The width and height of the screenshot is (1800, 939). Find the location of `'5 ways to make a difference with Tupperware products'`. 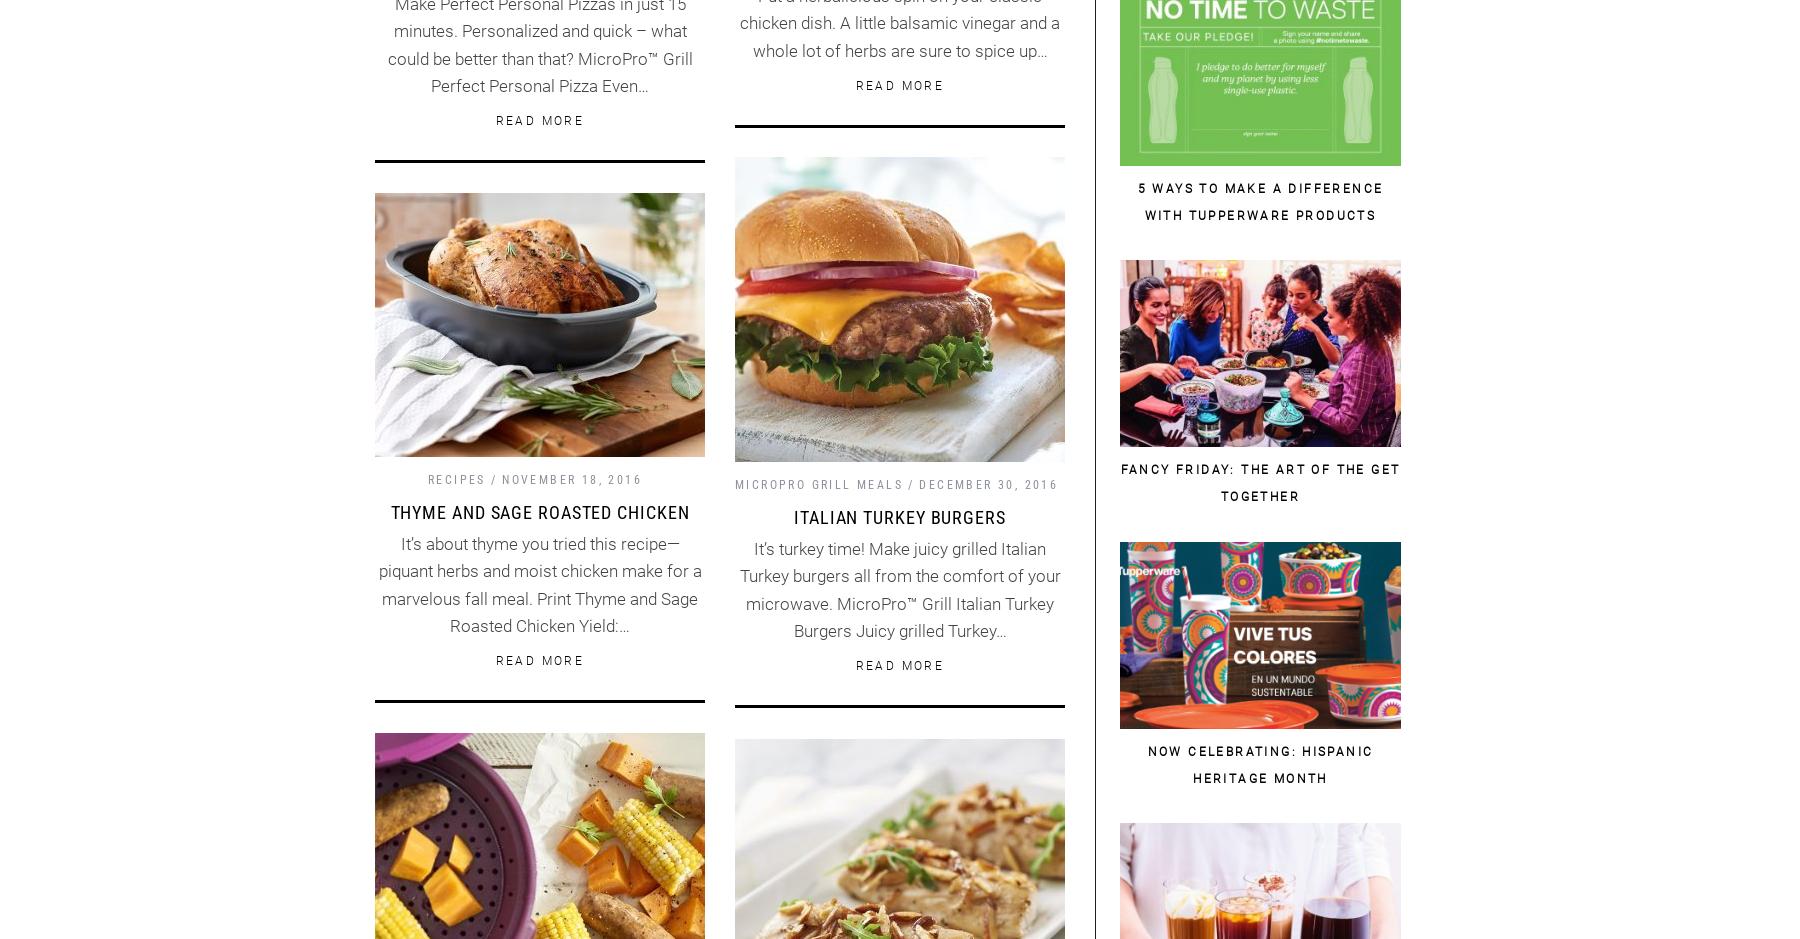

'5 ways to make a difference with Tupperware products' is located at coordinates (1260, 200).